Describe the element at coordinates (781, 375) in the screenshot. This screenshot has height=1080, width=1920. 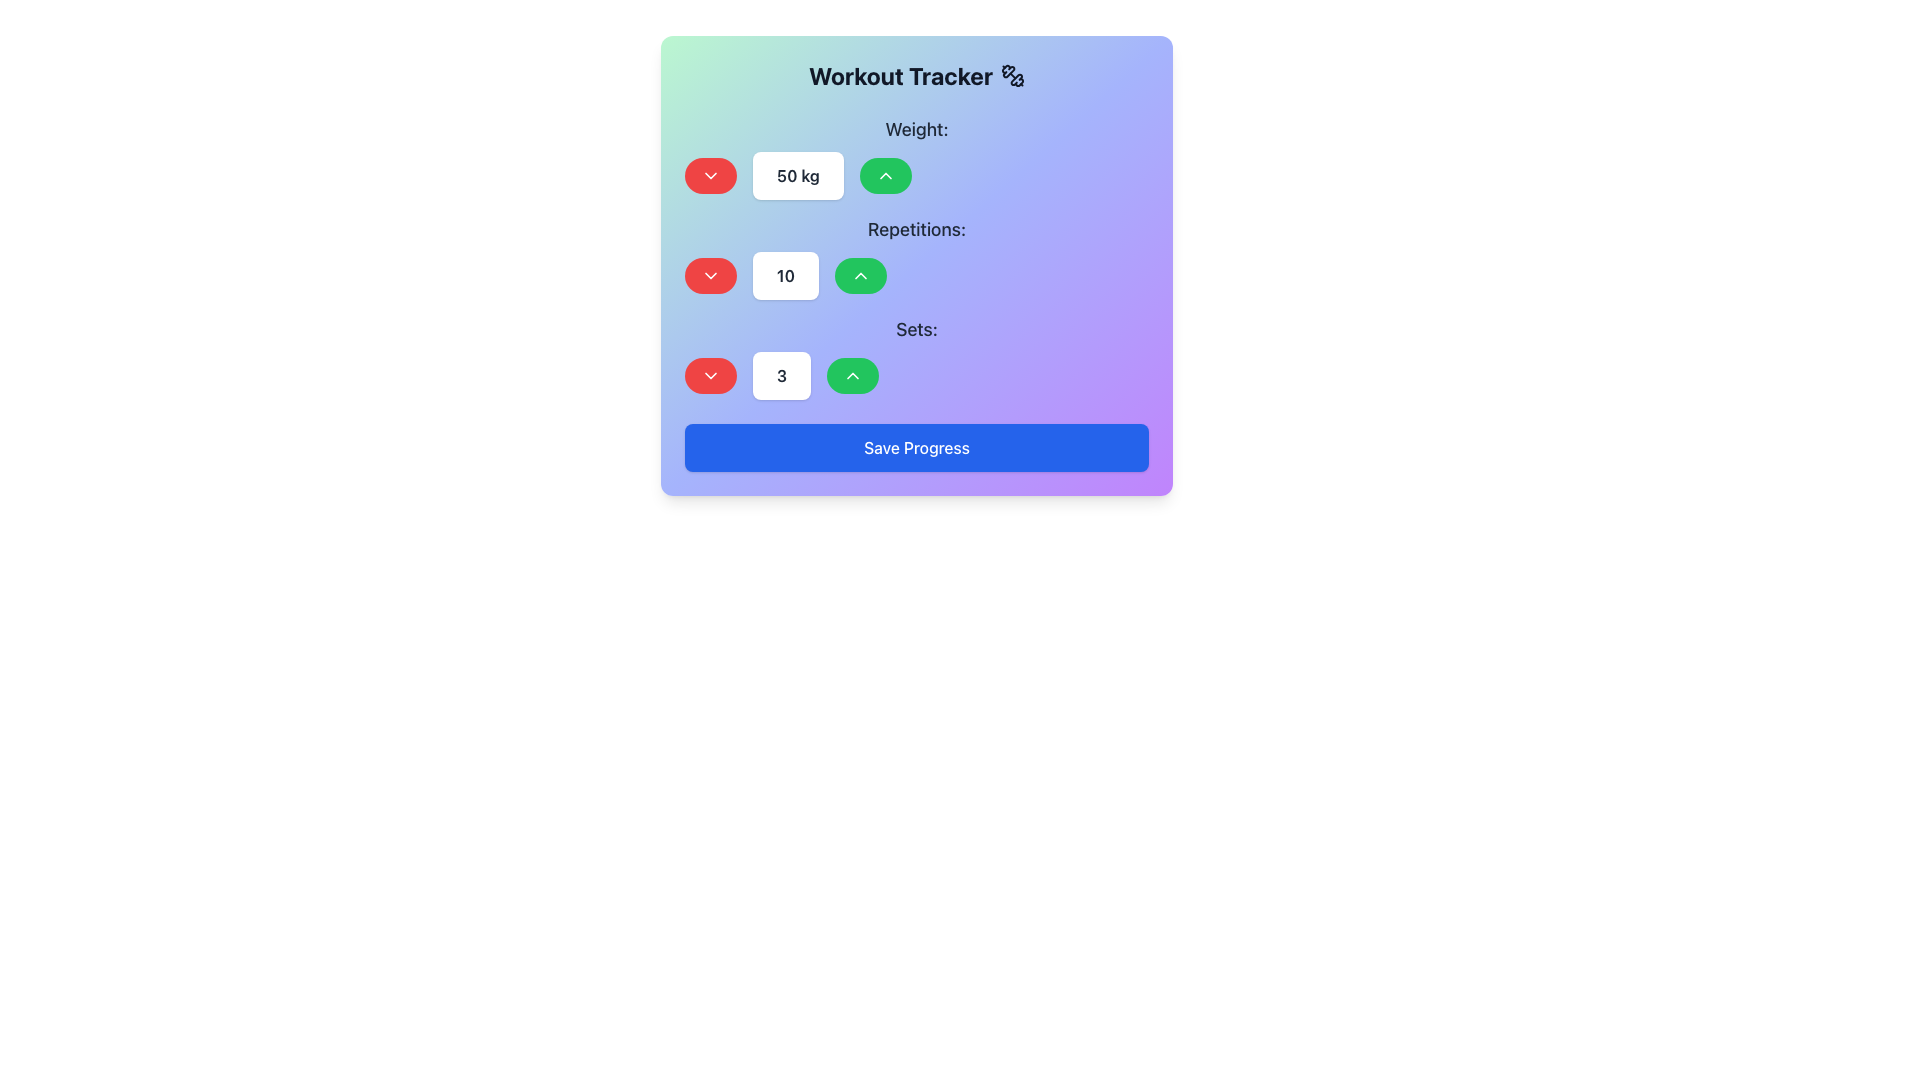
I see `the static text element displaying the bold text '3', which is styled as a button with rounded corners and a shadow effect, located between a red circular button and a green circular button in the workout parameters UI` at that location.